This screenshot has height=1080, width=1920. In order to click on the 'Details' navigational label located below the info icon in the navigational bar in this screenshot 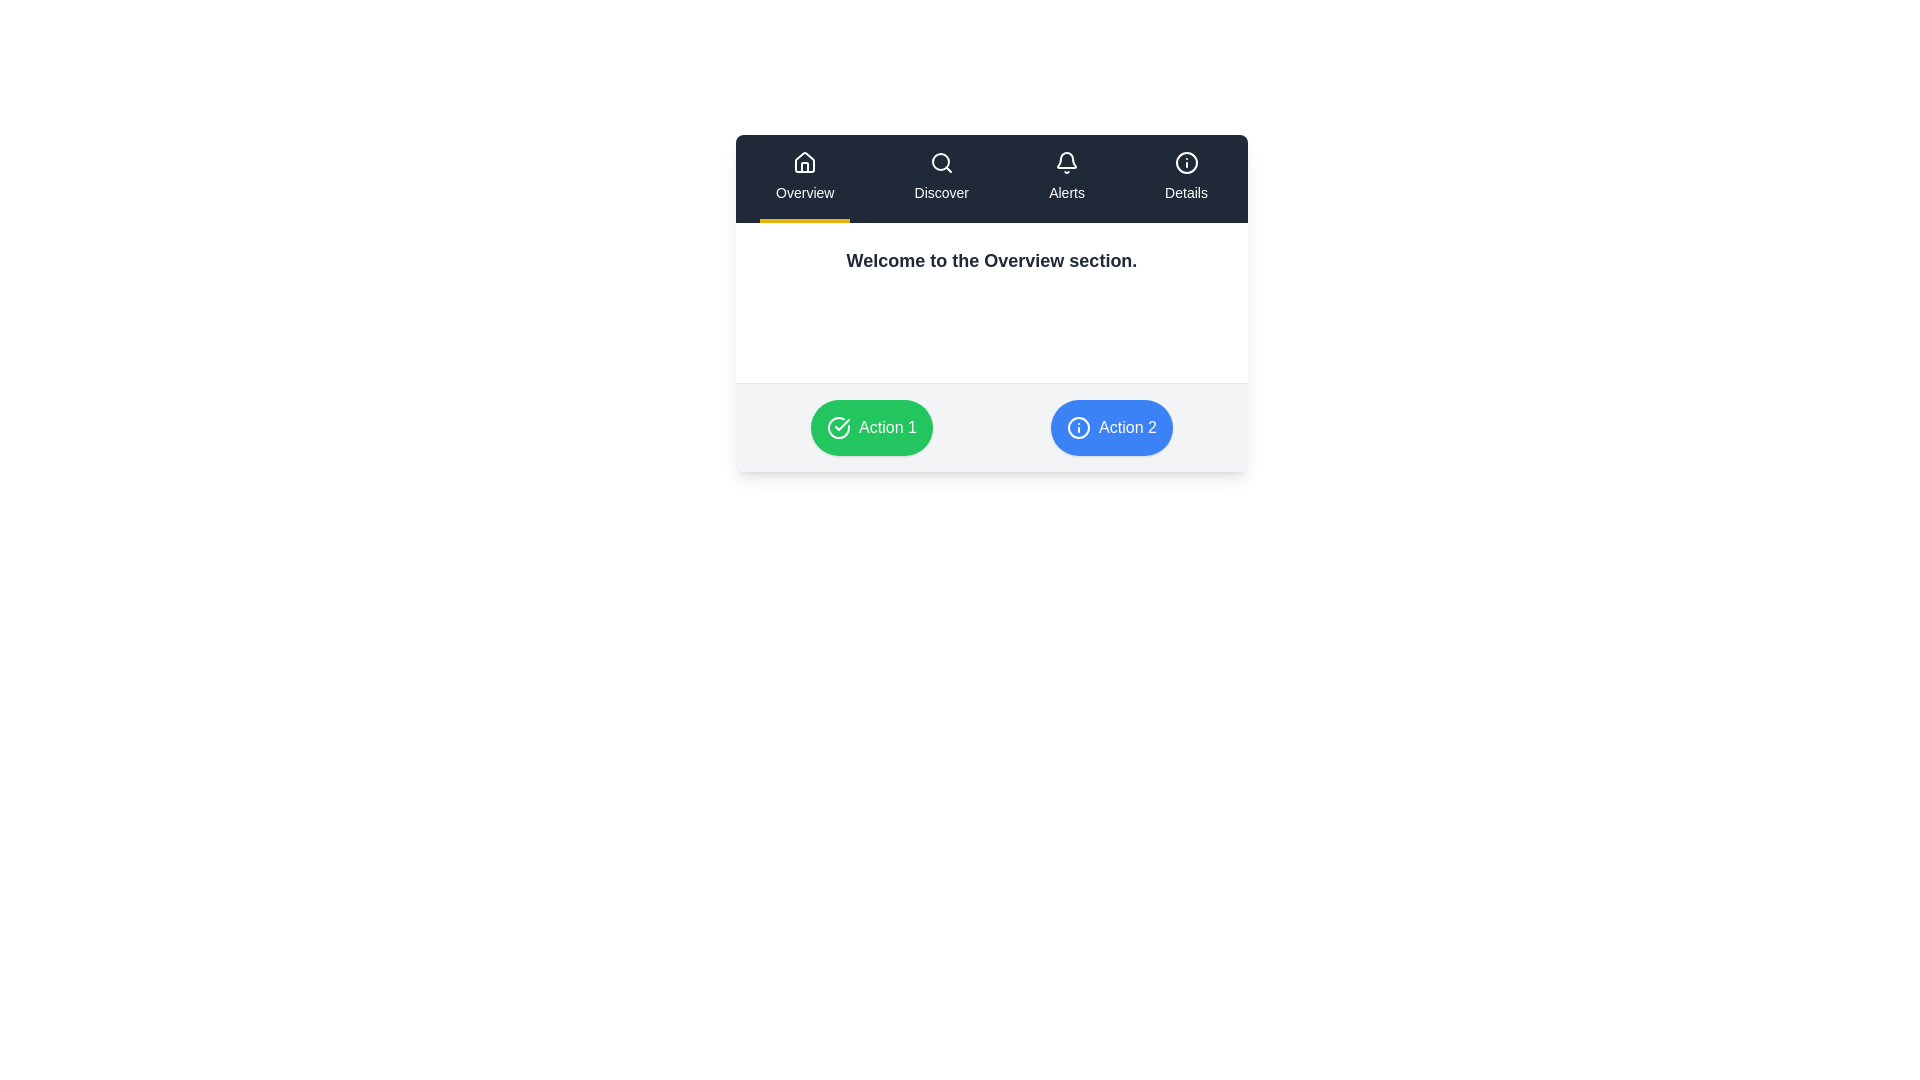, I will do `click(1186, 192)`.